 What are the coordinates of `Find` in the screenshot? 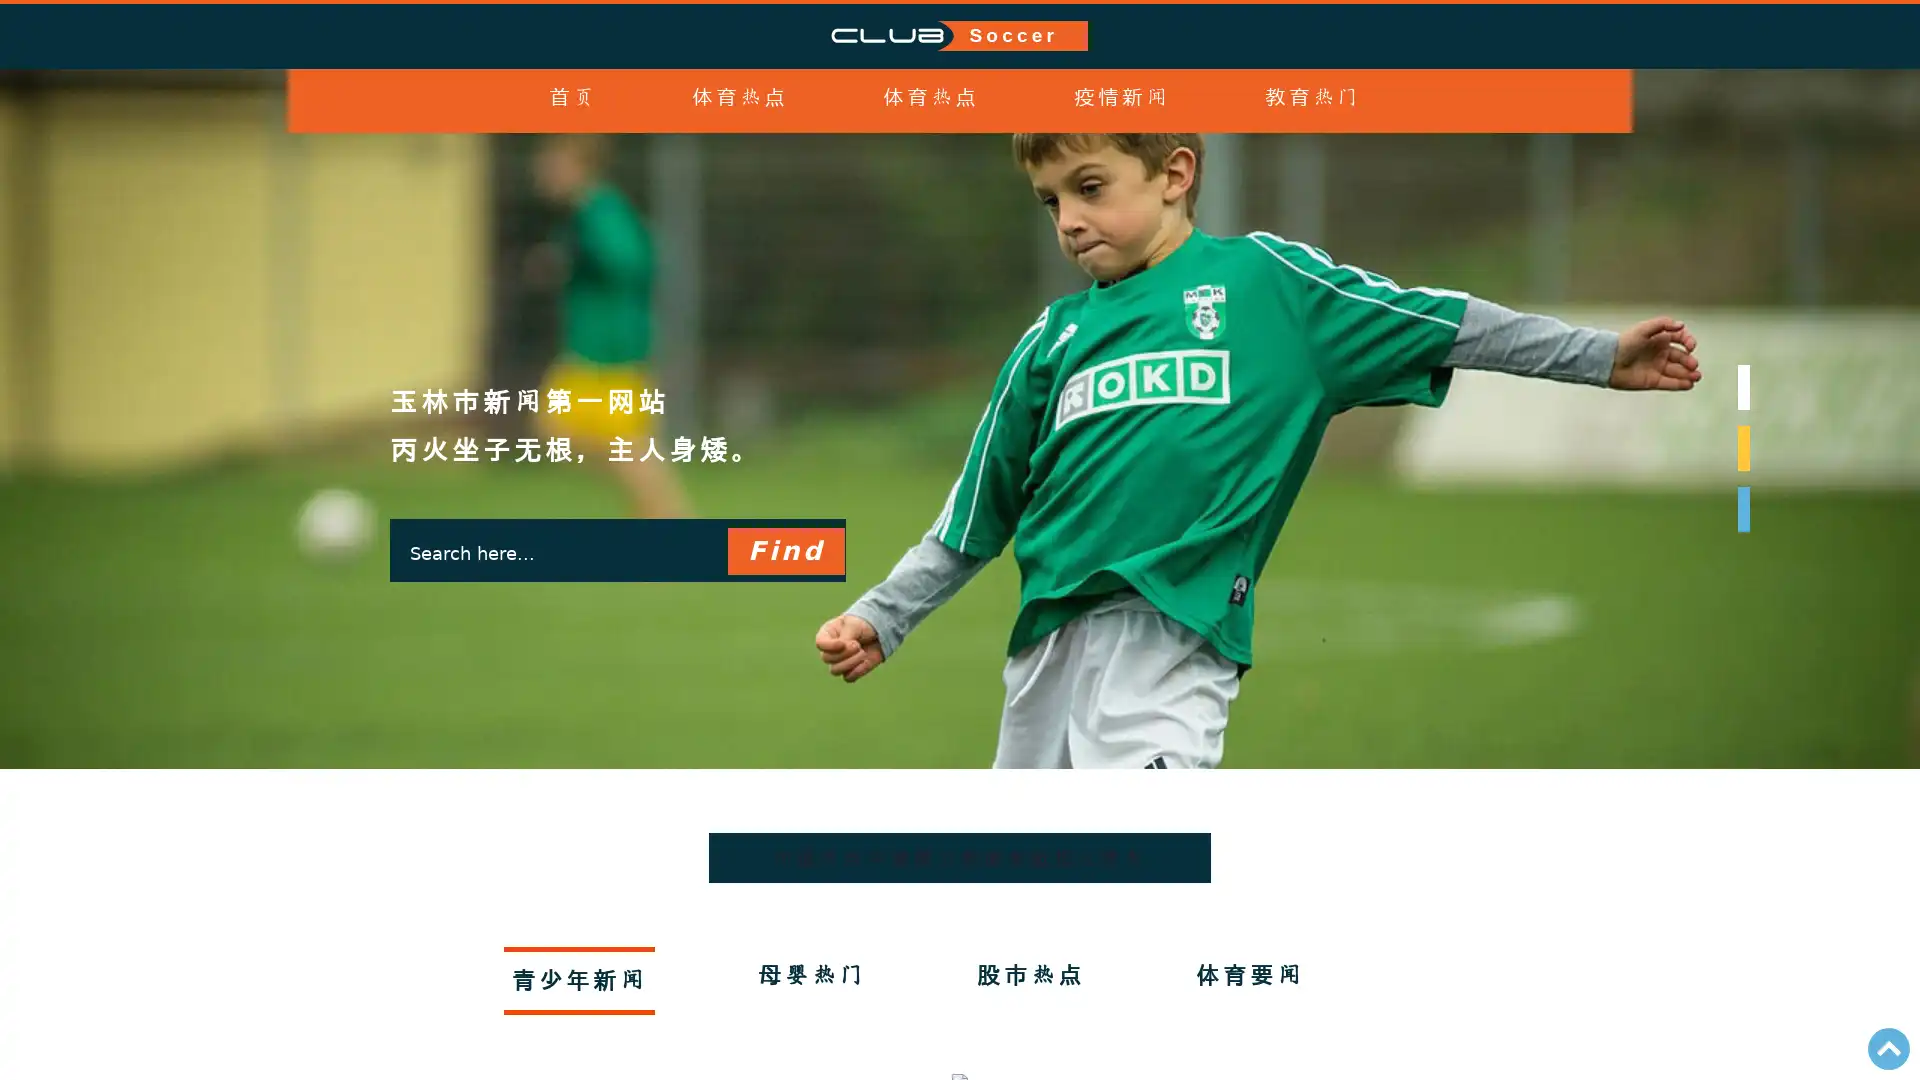 It's located at (784, 667).